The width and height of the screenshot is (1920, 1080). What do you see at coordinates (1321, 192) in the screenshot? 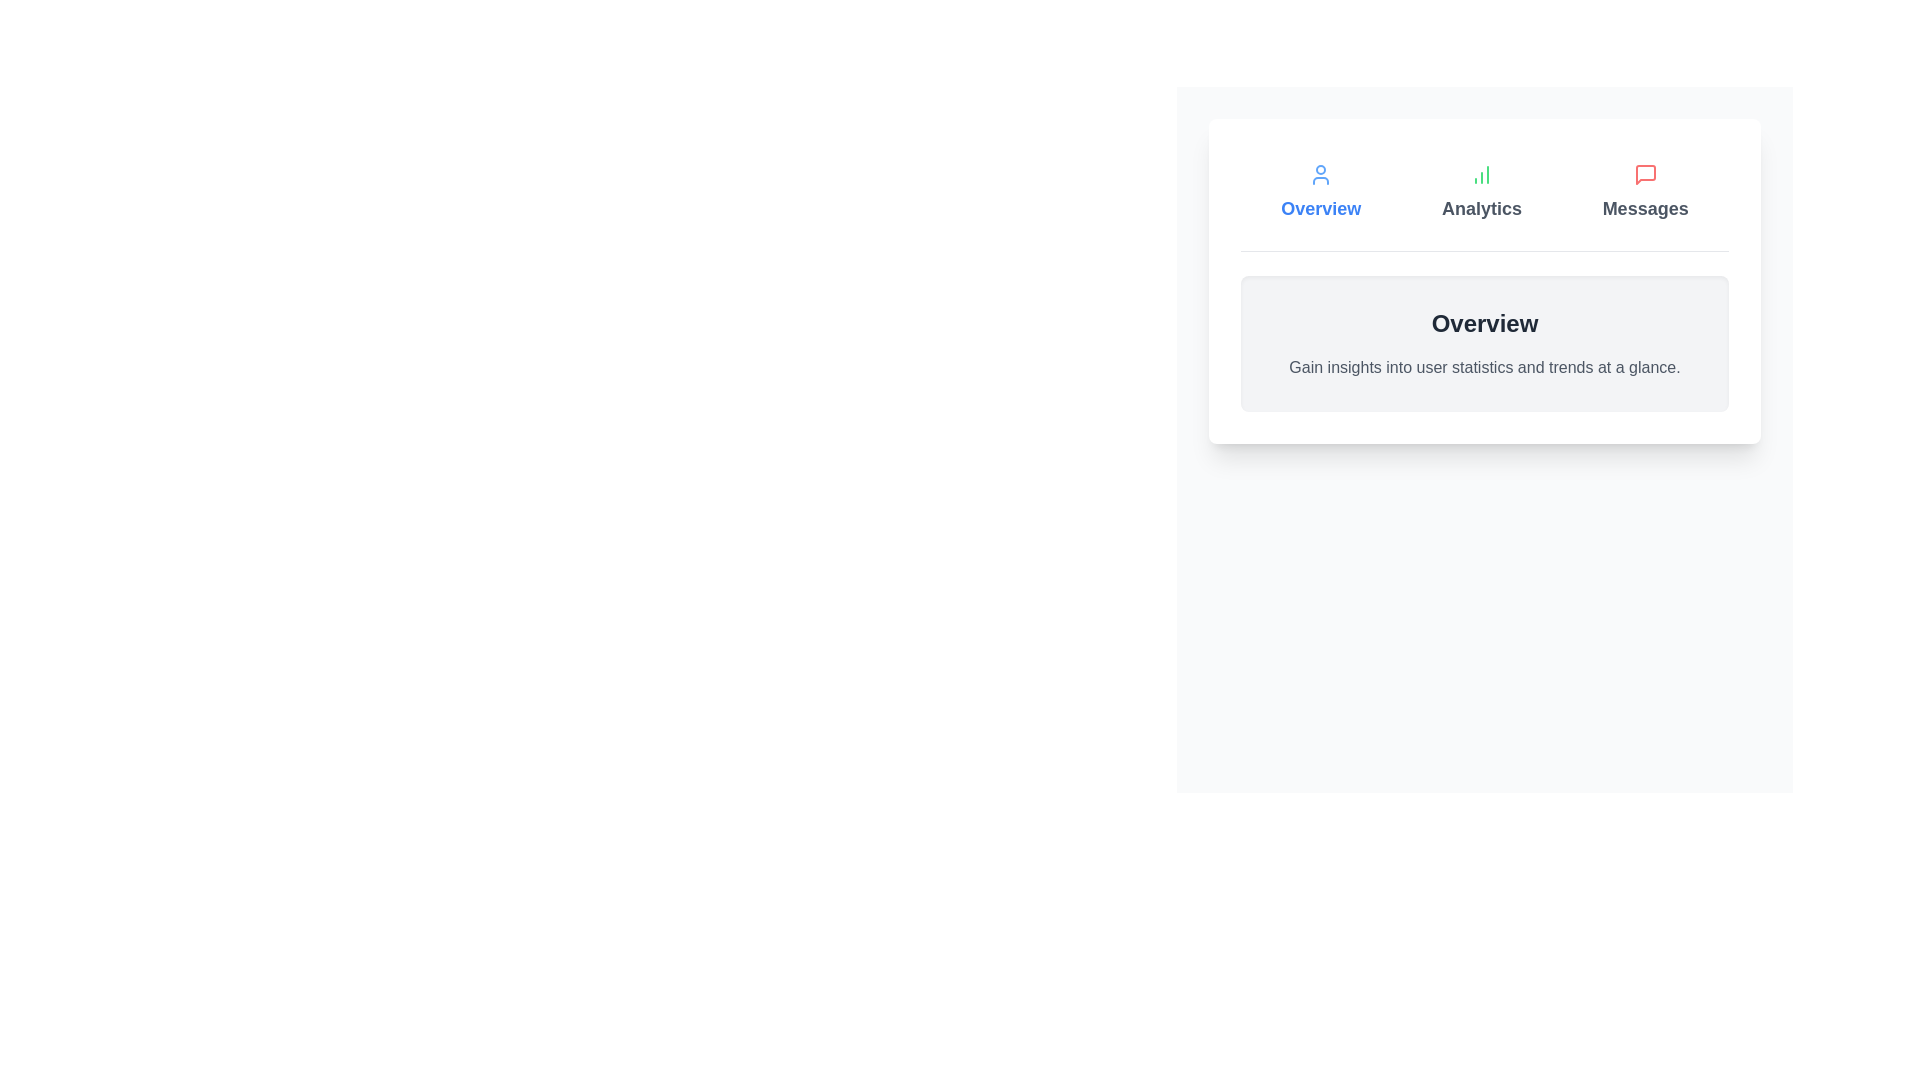
I see `the Overview tab` at bounding box center [1321, 192].